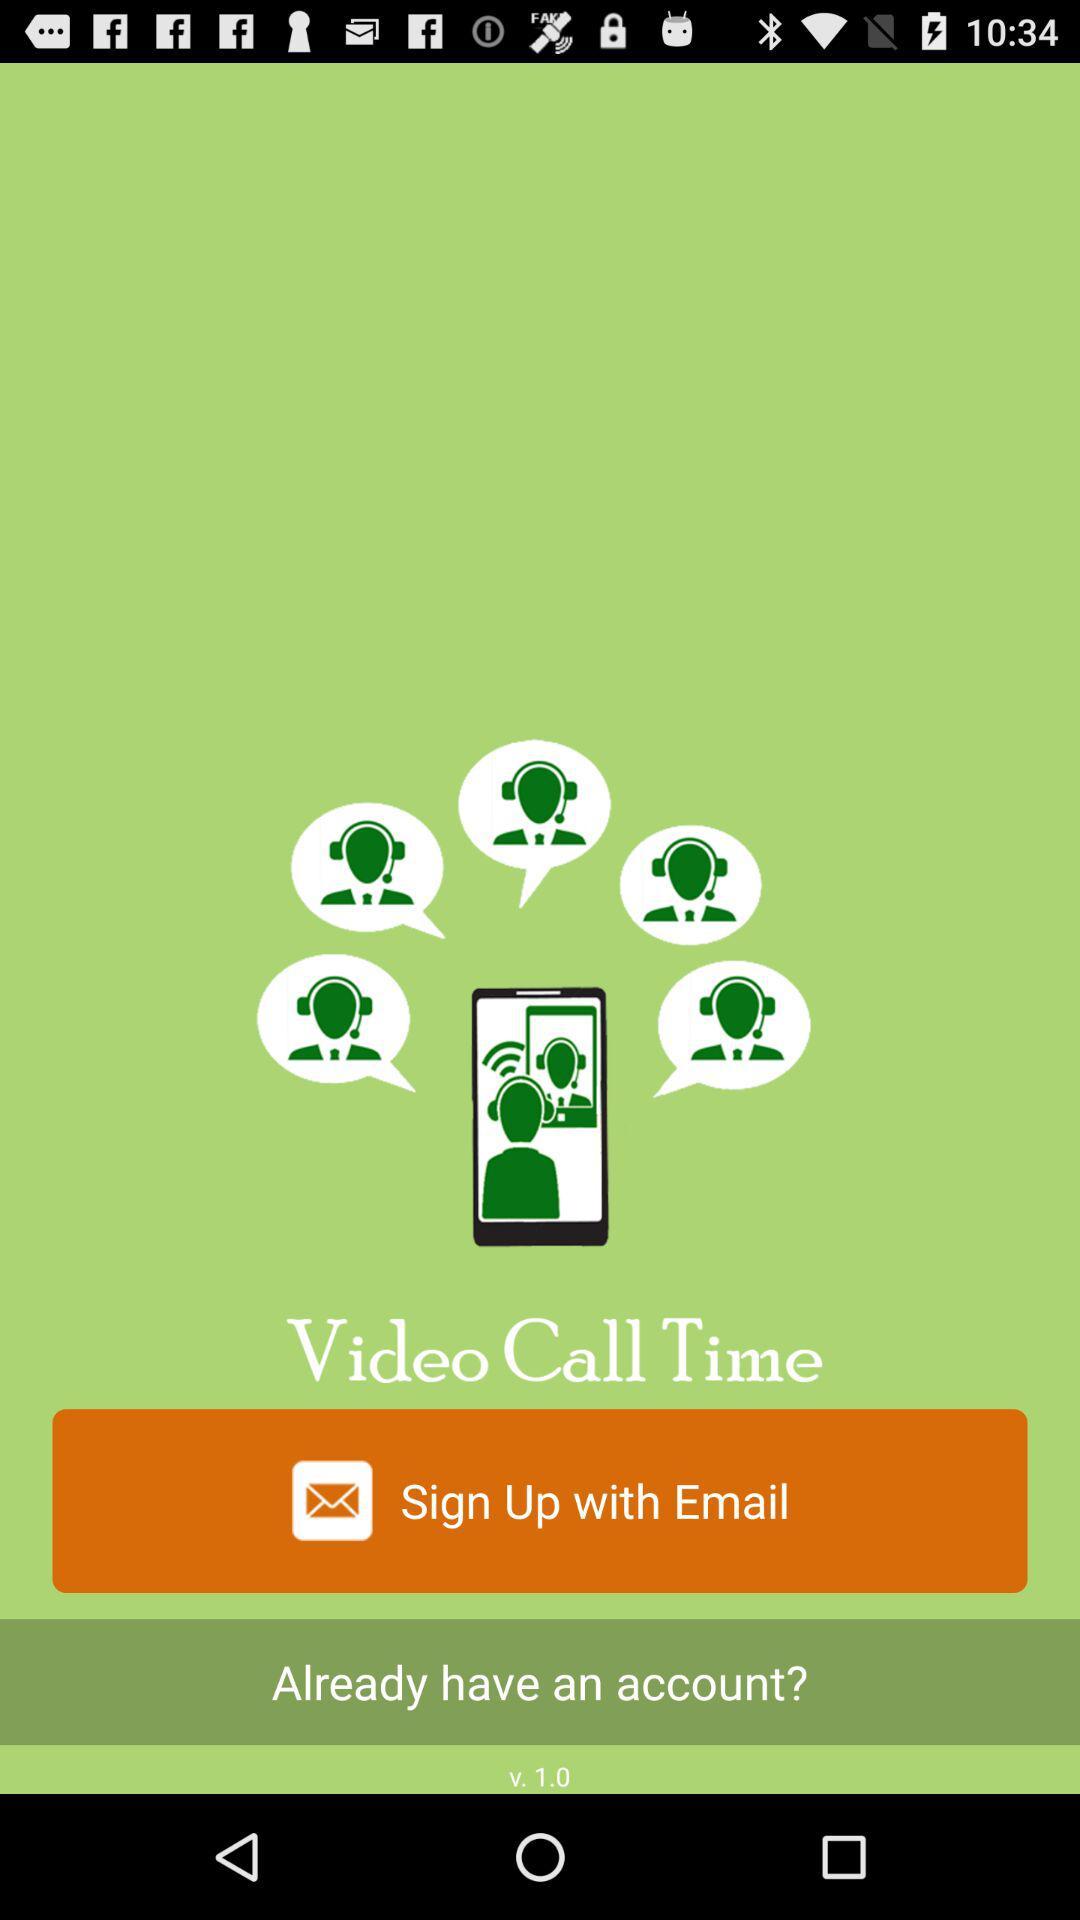  Describe the element at coordinates (540, 1681) in the screenshot. I see `already have an button` at that location.